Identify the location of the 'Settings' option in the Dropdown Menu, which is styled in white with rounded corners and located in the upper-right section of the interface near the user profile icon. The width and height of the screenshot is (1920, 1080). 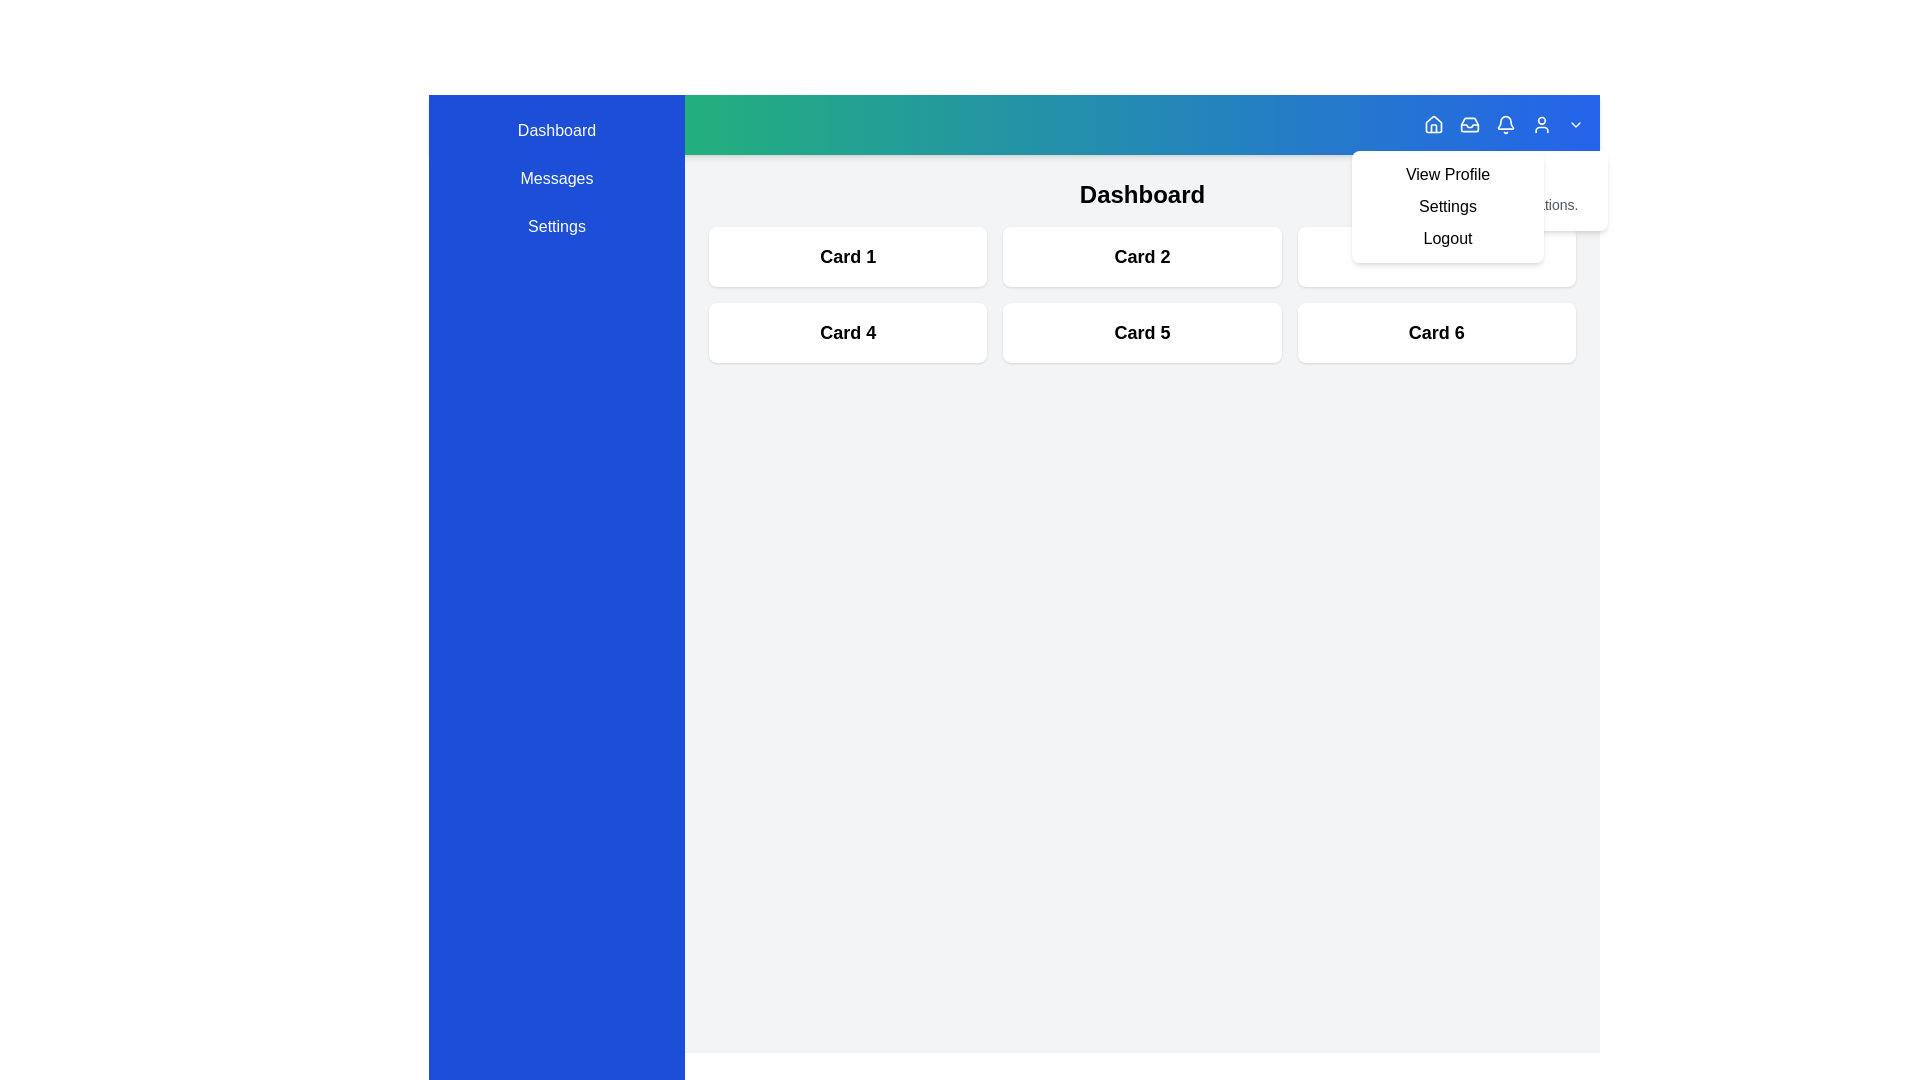
(1448, 207).